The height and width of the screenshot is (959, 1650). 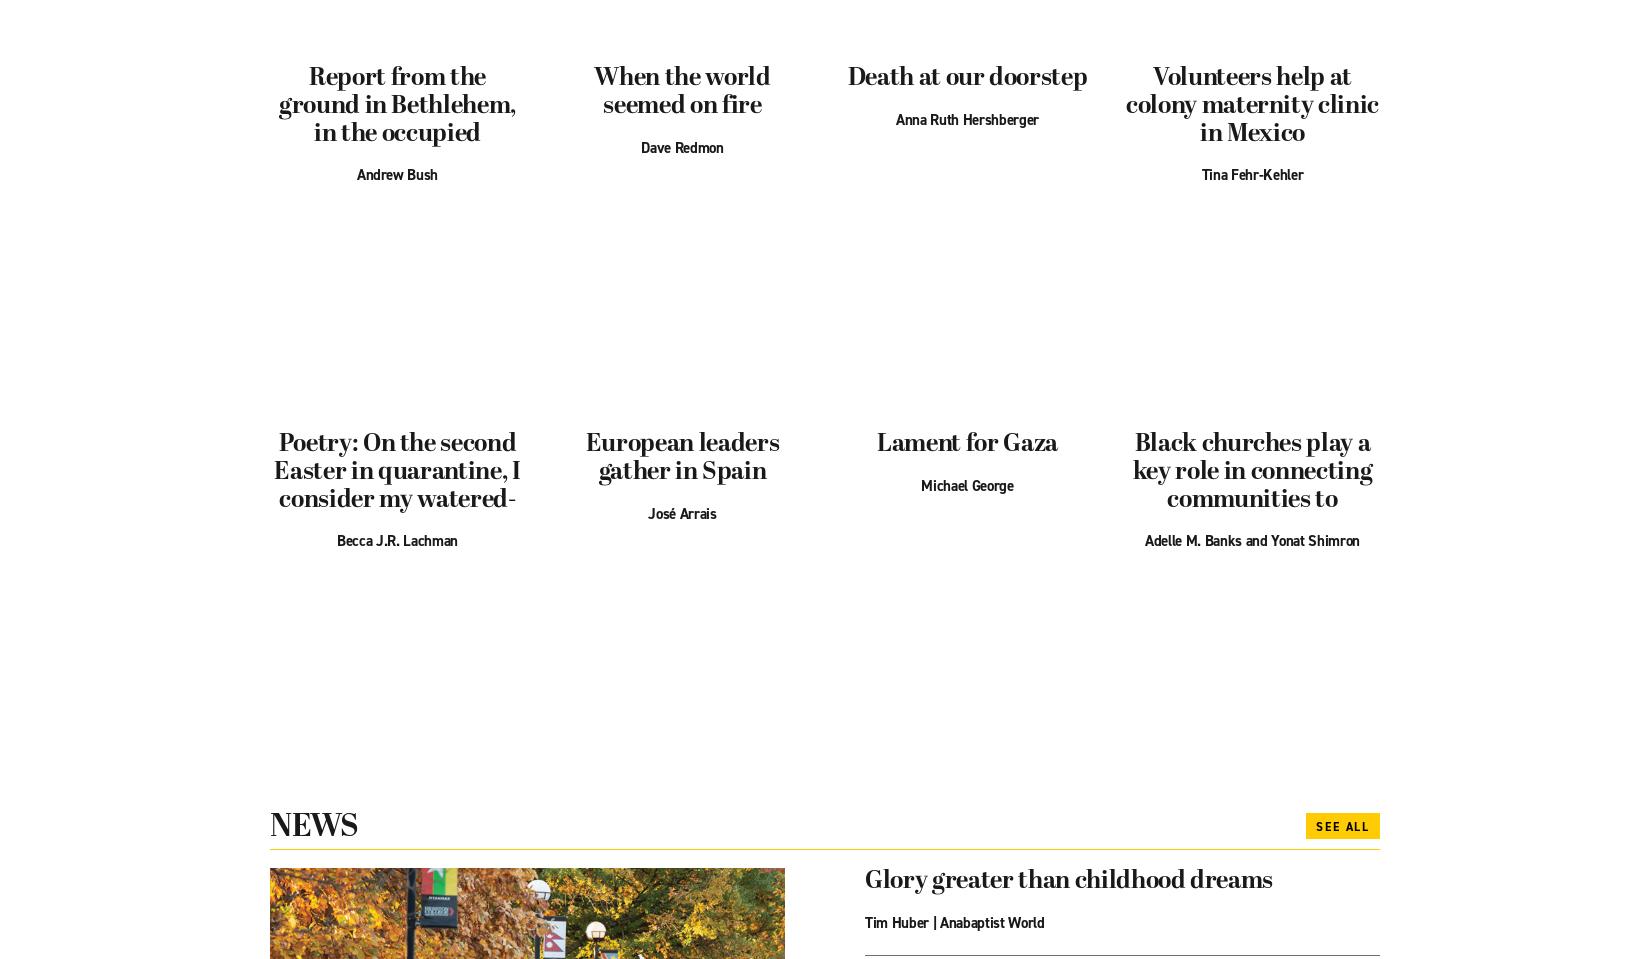 I want to click on 'See All', so click(x=1315, y=824).